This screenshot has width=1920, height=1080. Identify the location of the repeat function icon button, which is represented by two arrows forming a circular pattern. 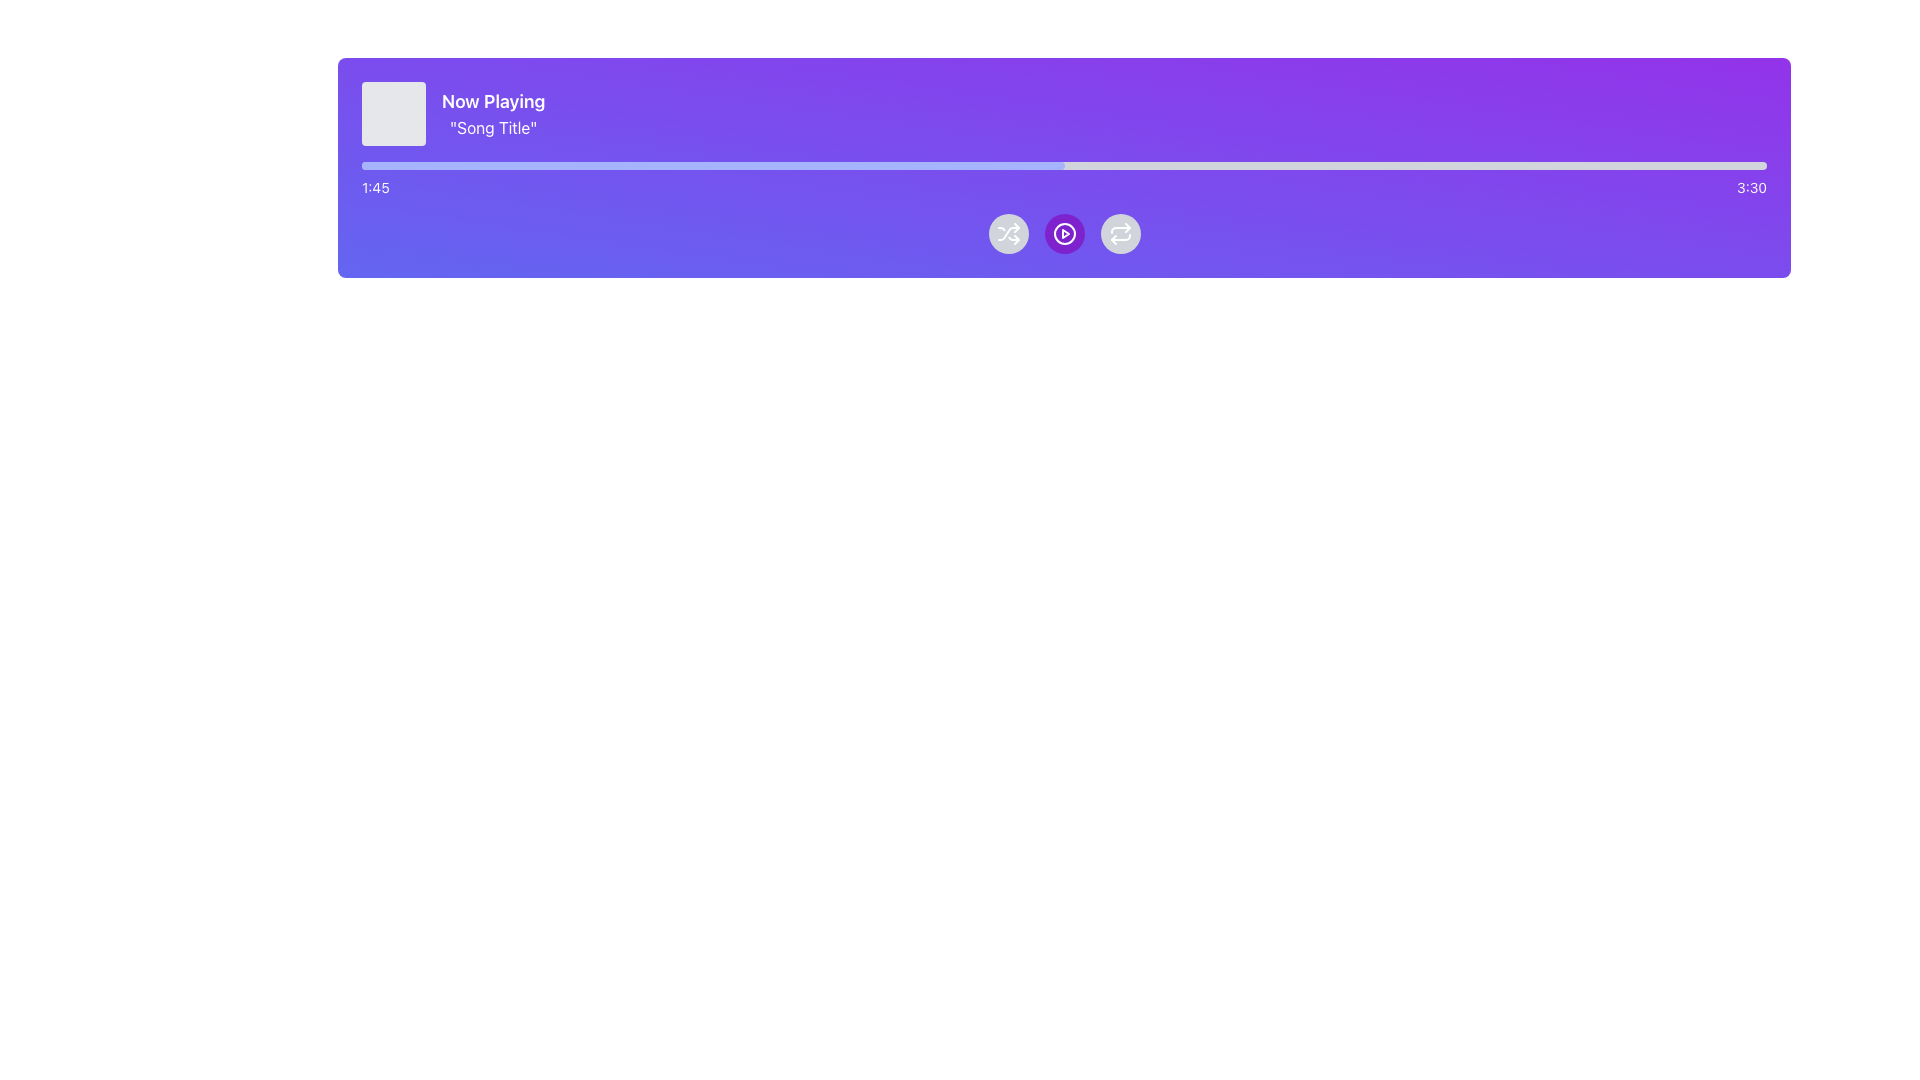
(1120, 233).